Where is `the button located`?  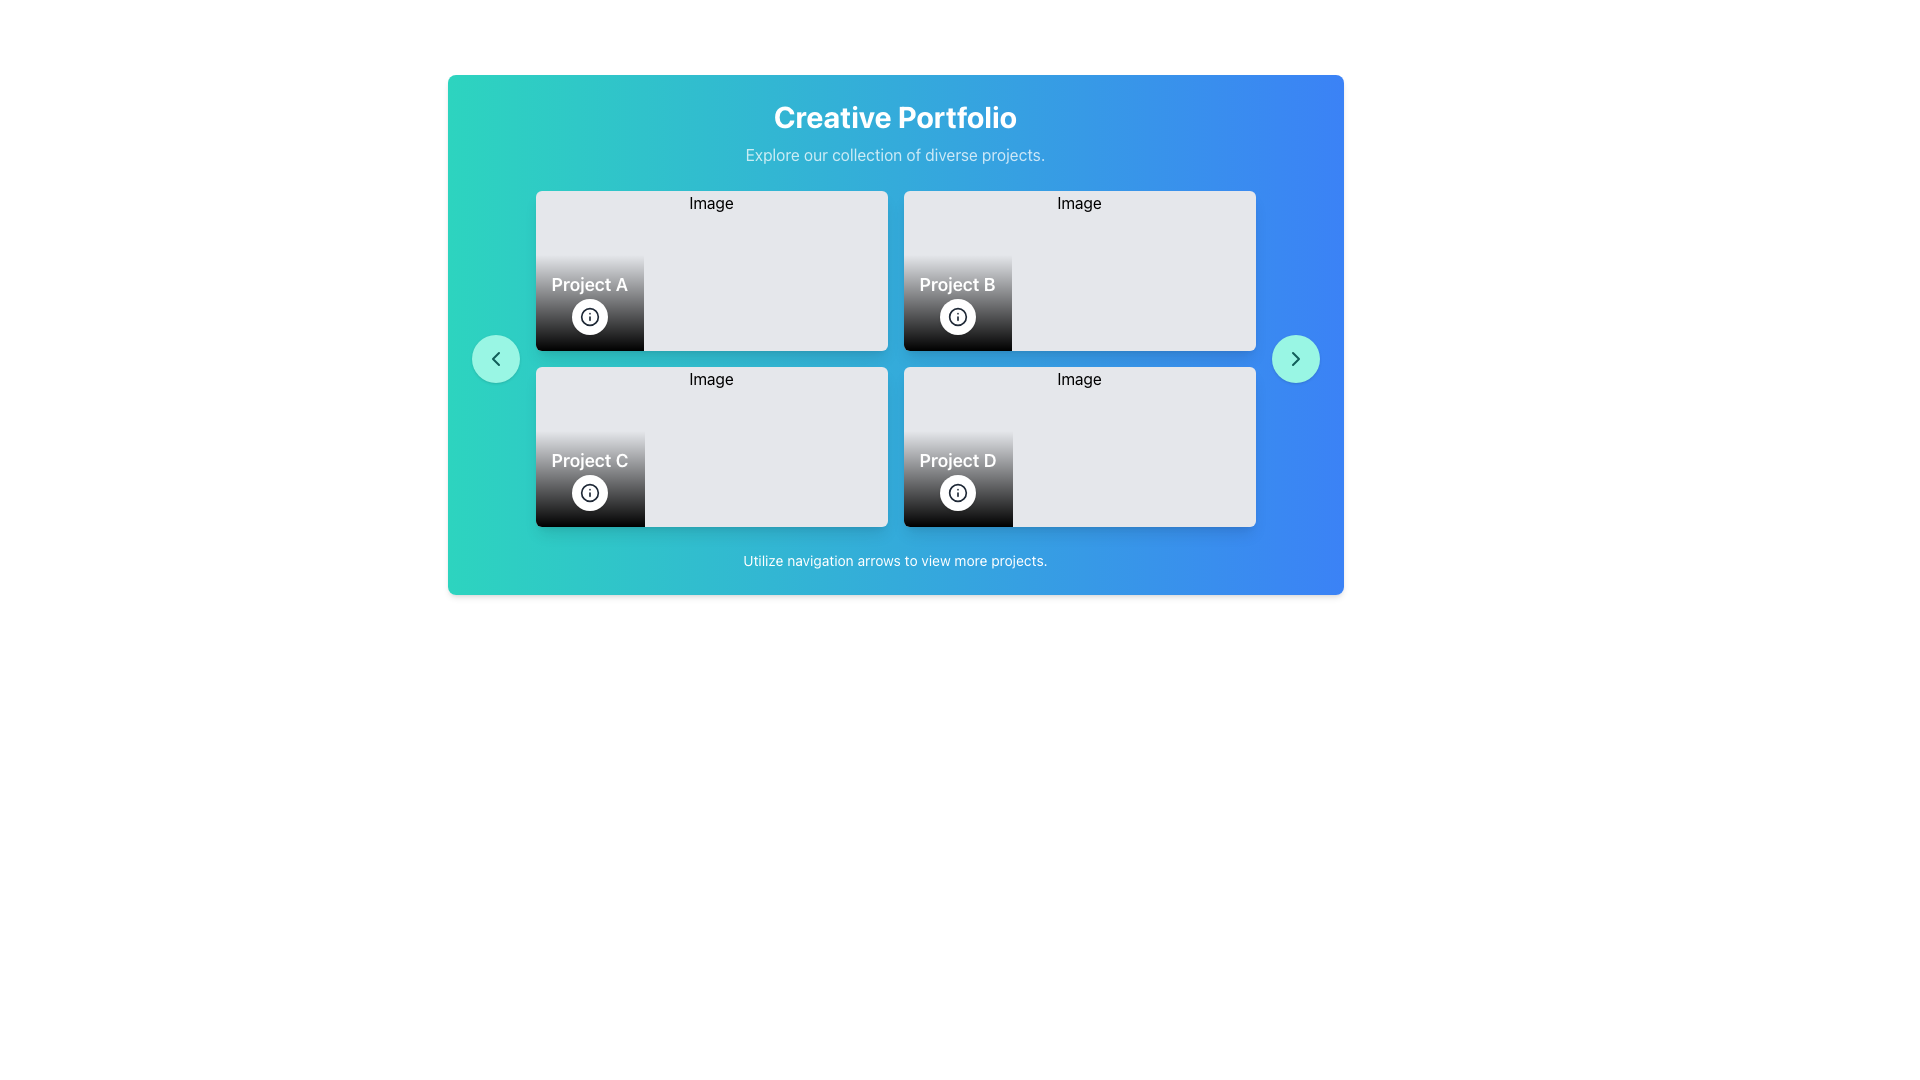
the button located is located at coordinates (956, 315).